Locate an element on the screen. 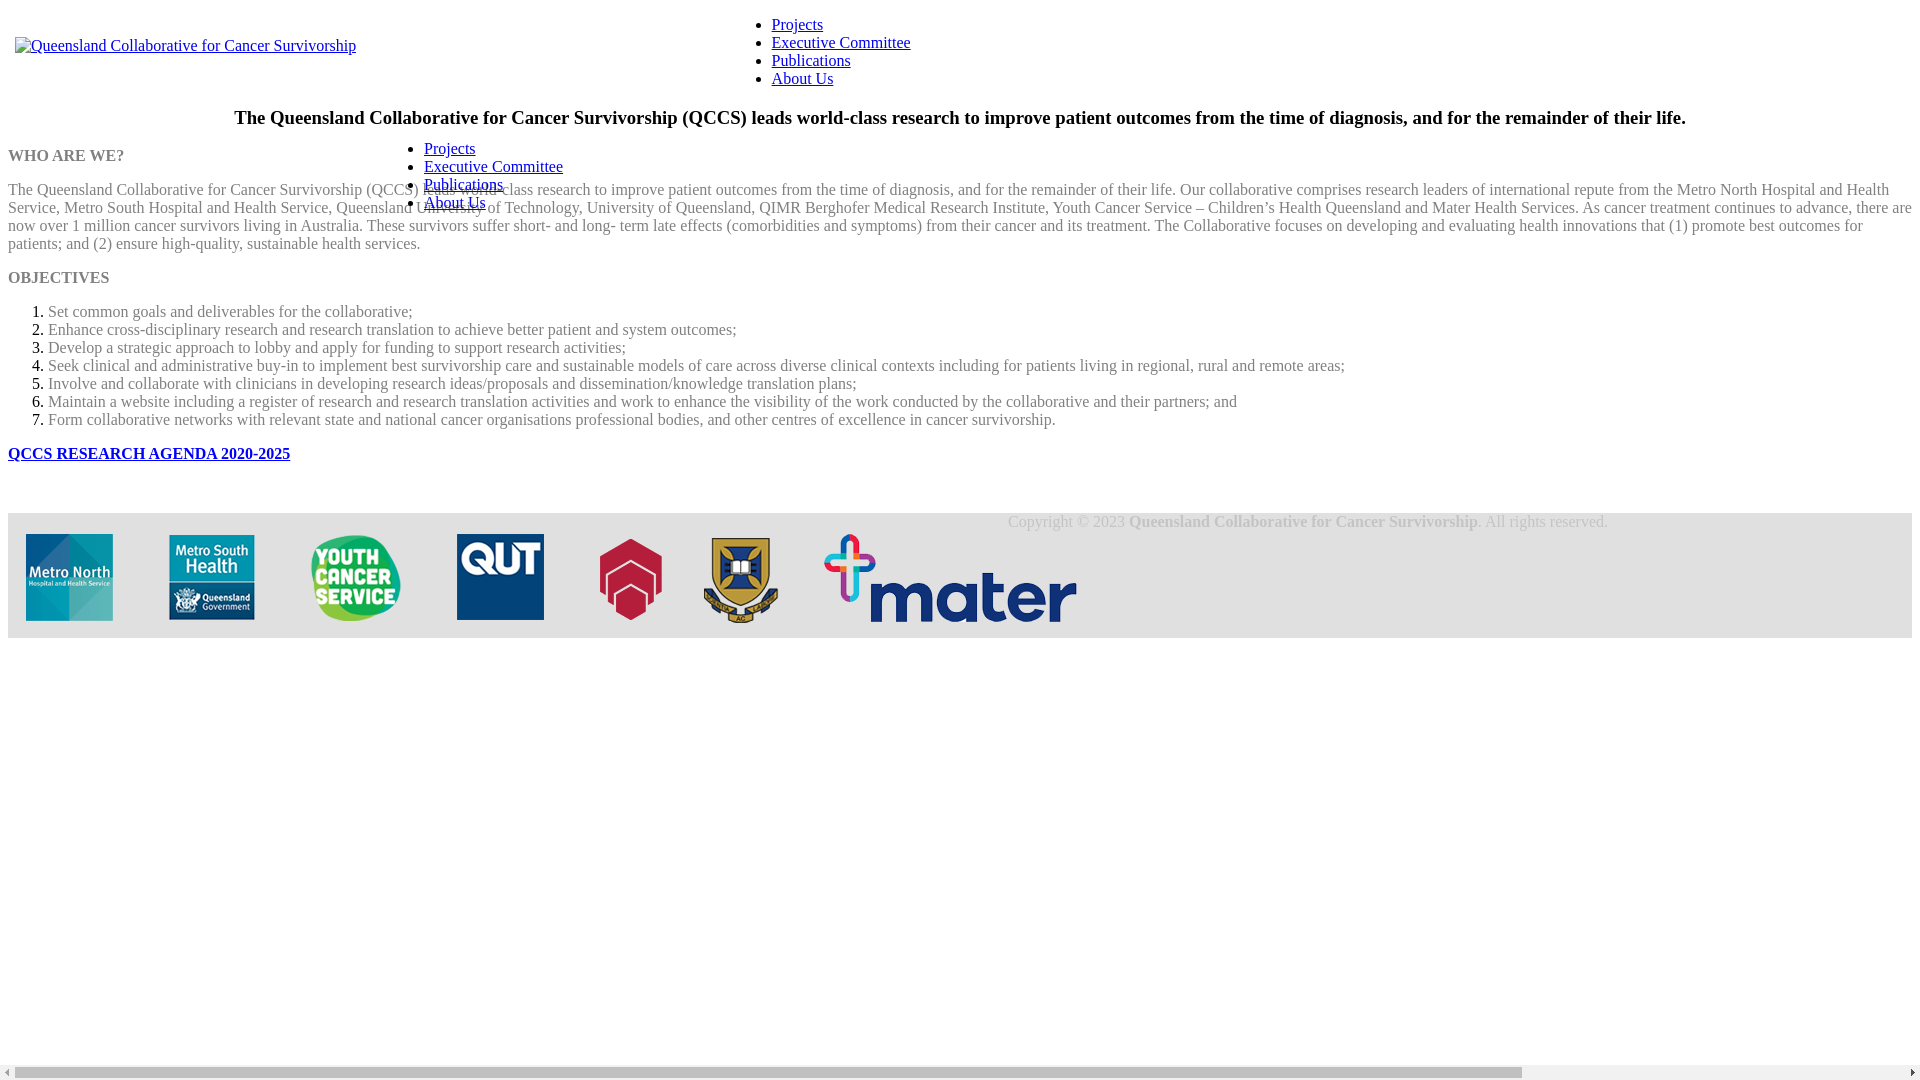 This screenshot has width=1920, height=1080. 'Queensland Collaborative for Cancer Survivorship' is located at coordinates (185, 45).